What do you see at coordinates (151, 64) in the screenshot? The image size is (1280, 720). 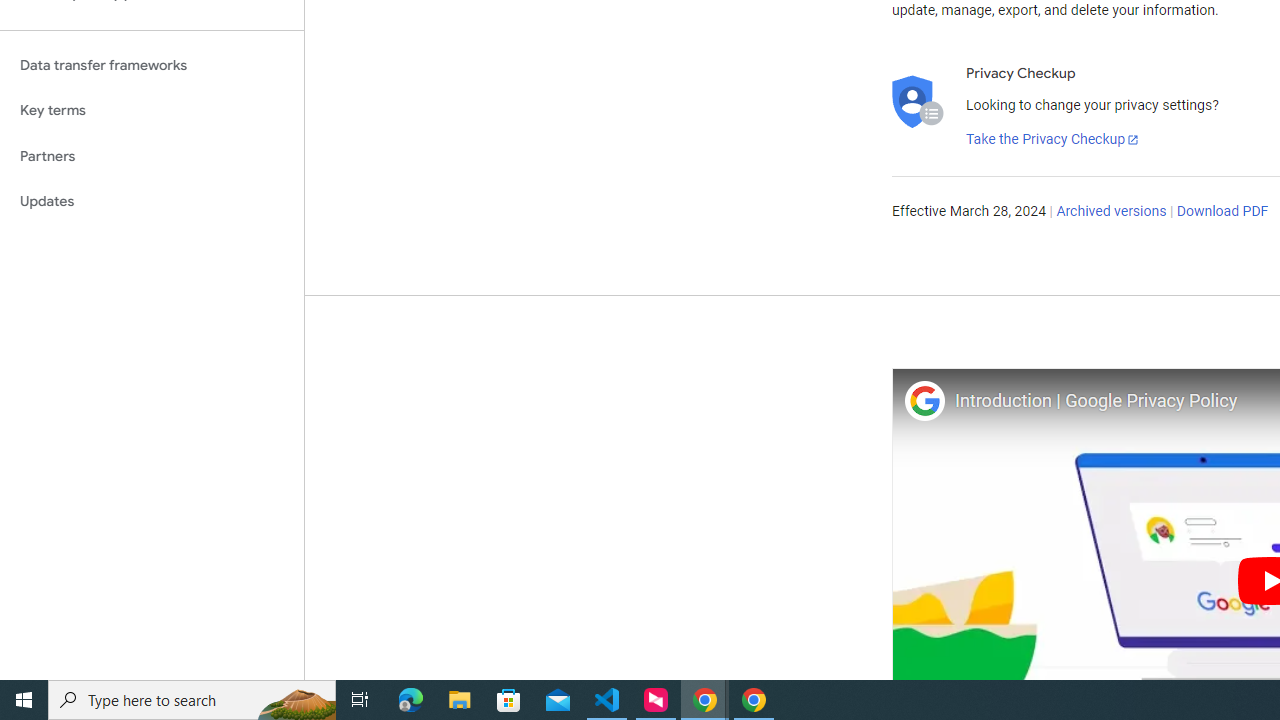 I see `'Data transfer frameworks'` at bounding box center [151, 64].